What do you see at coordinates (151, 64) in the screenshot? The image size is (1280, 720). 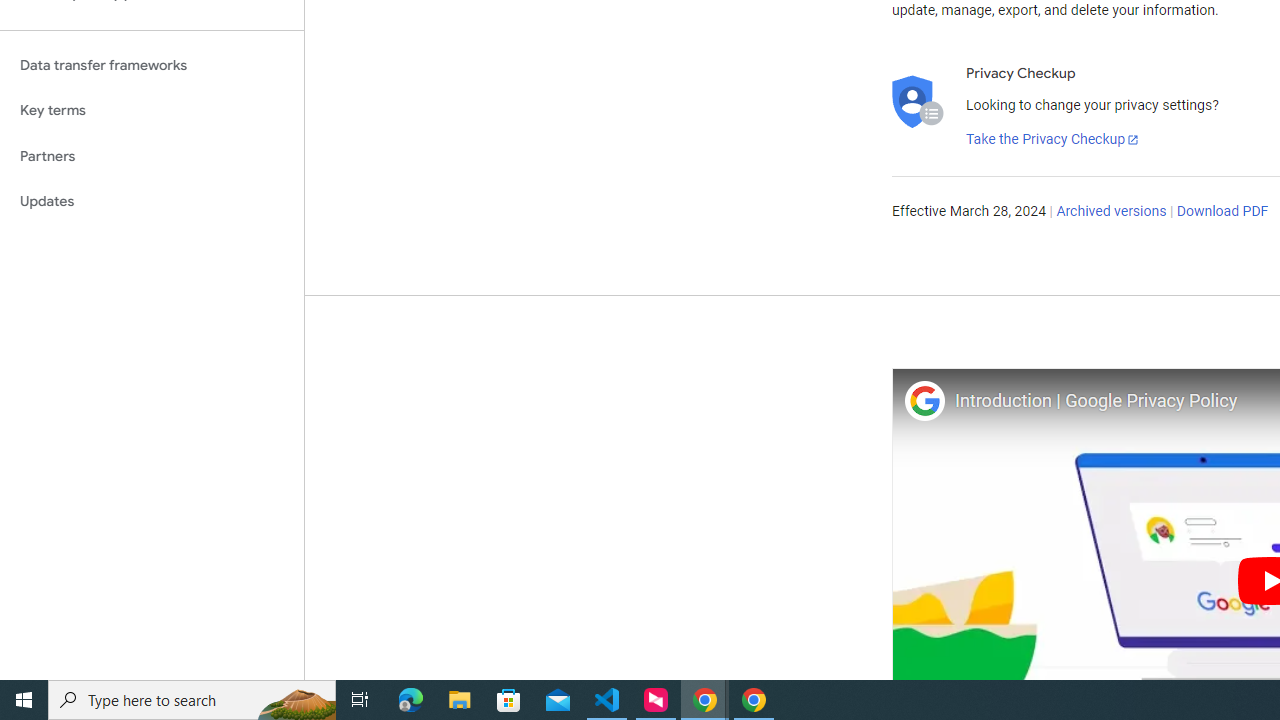 I see `'Data transfer frameworks'` at bounding box center [151, 64].